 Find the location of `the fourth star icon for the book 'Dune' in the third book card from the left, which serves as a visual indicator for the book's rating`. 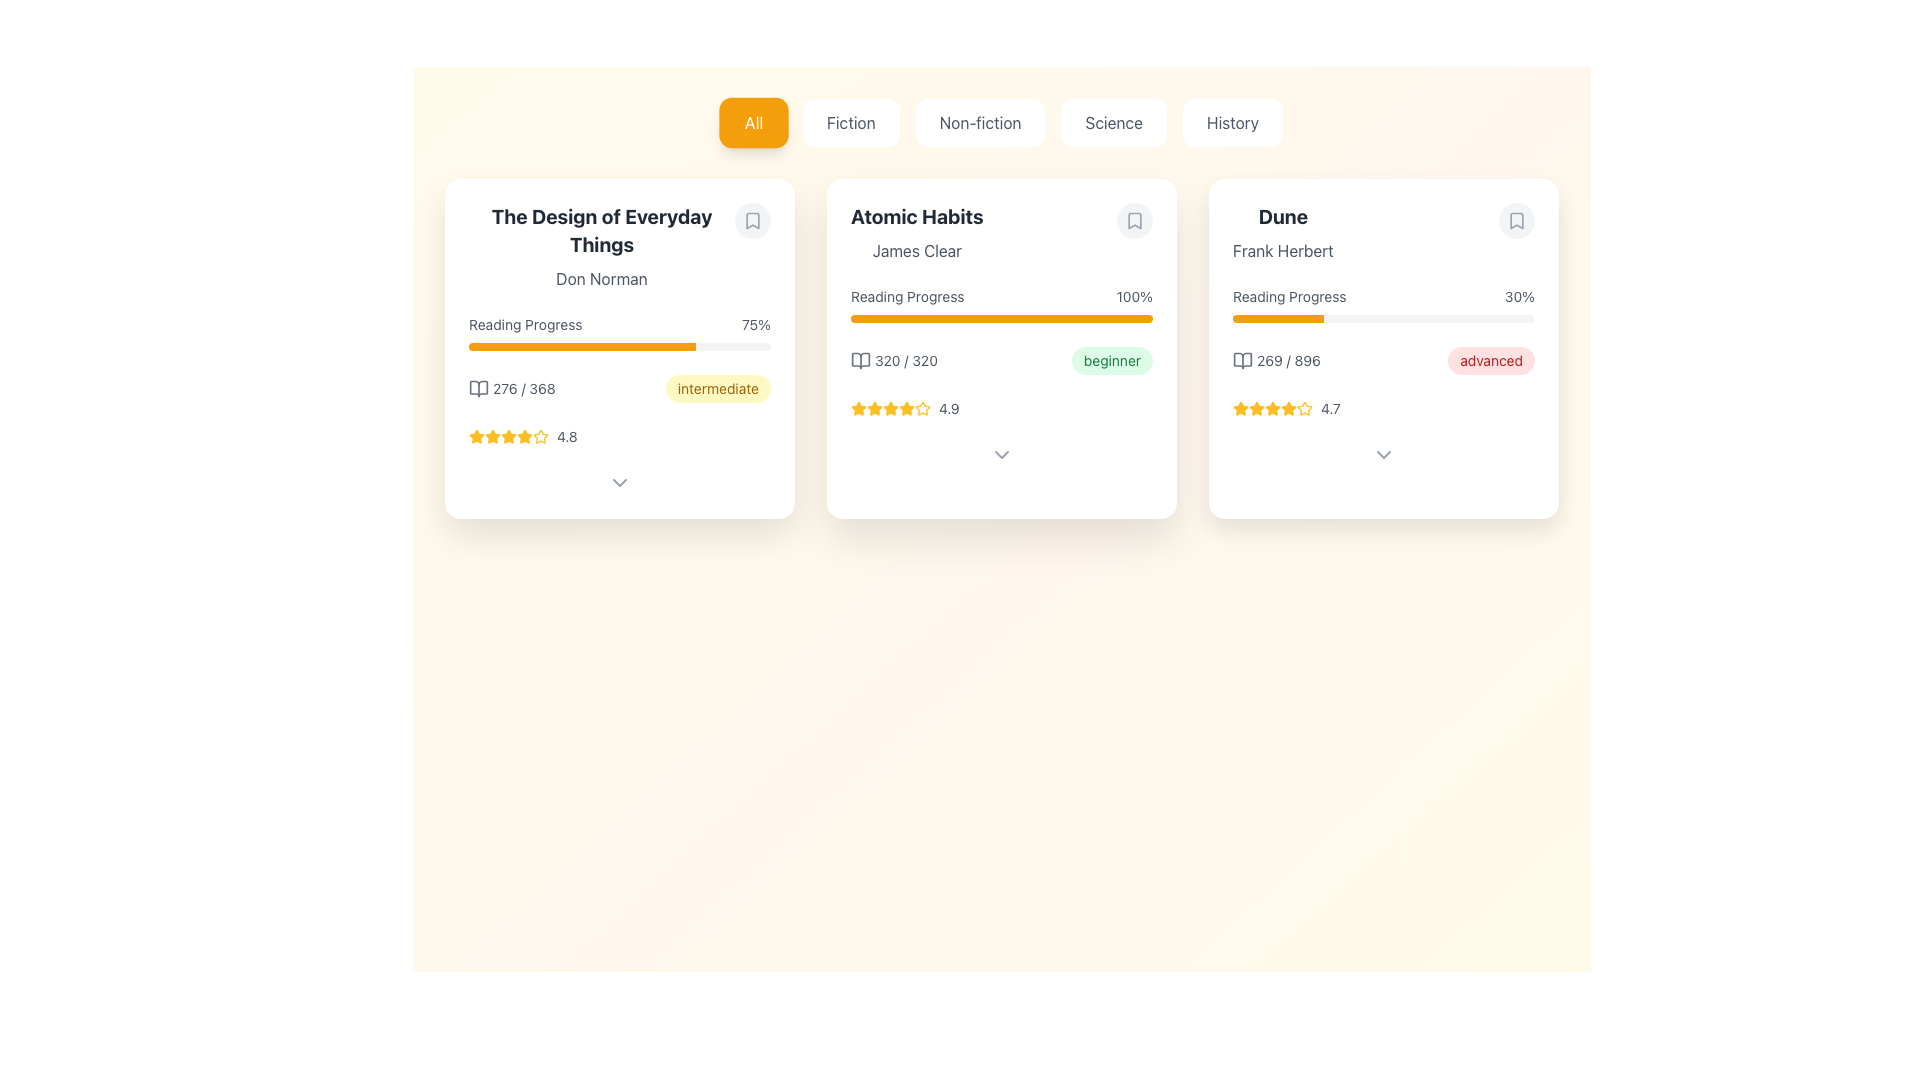

the fourth star icon for the book 'Dune' in the third book card from the left, which serves as a visual indicator for the book's rating is located at coordinates (1305, 407).